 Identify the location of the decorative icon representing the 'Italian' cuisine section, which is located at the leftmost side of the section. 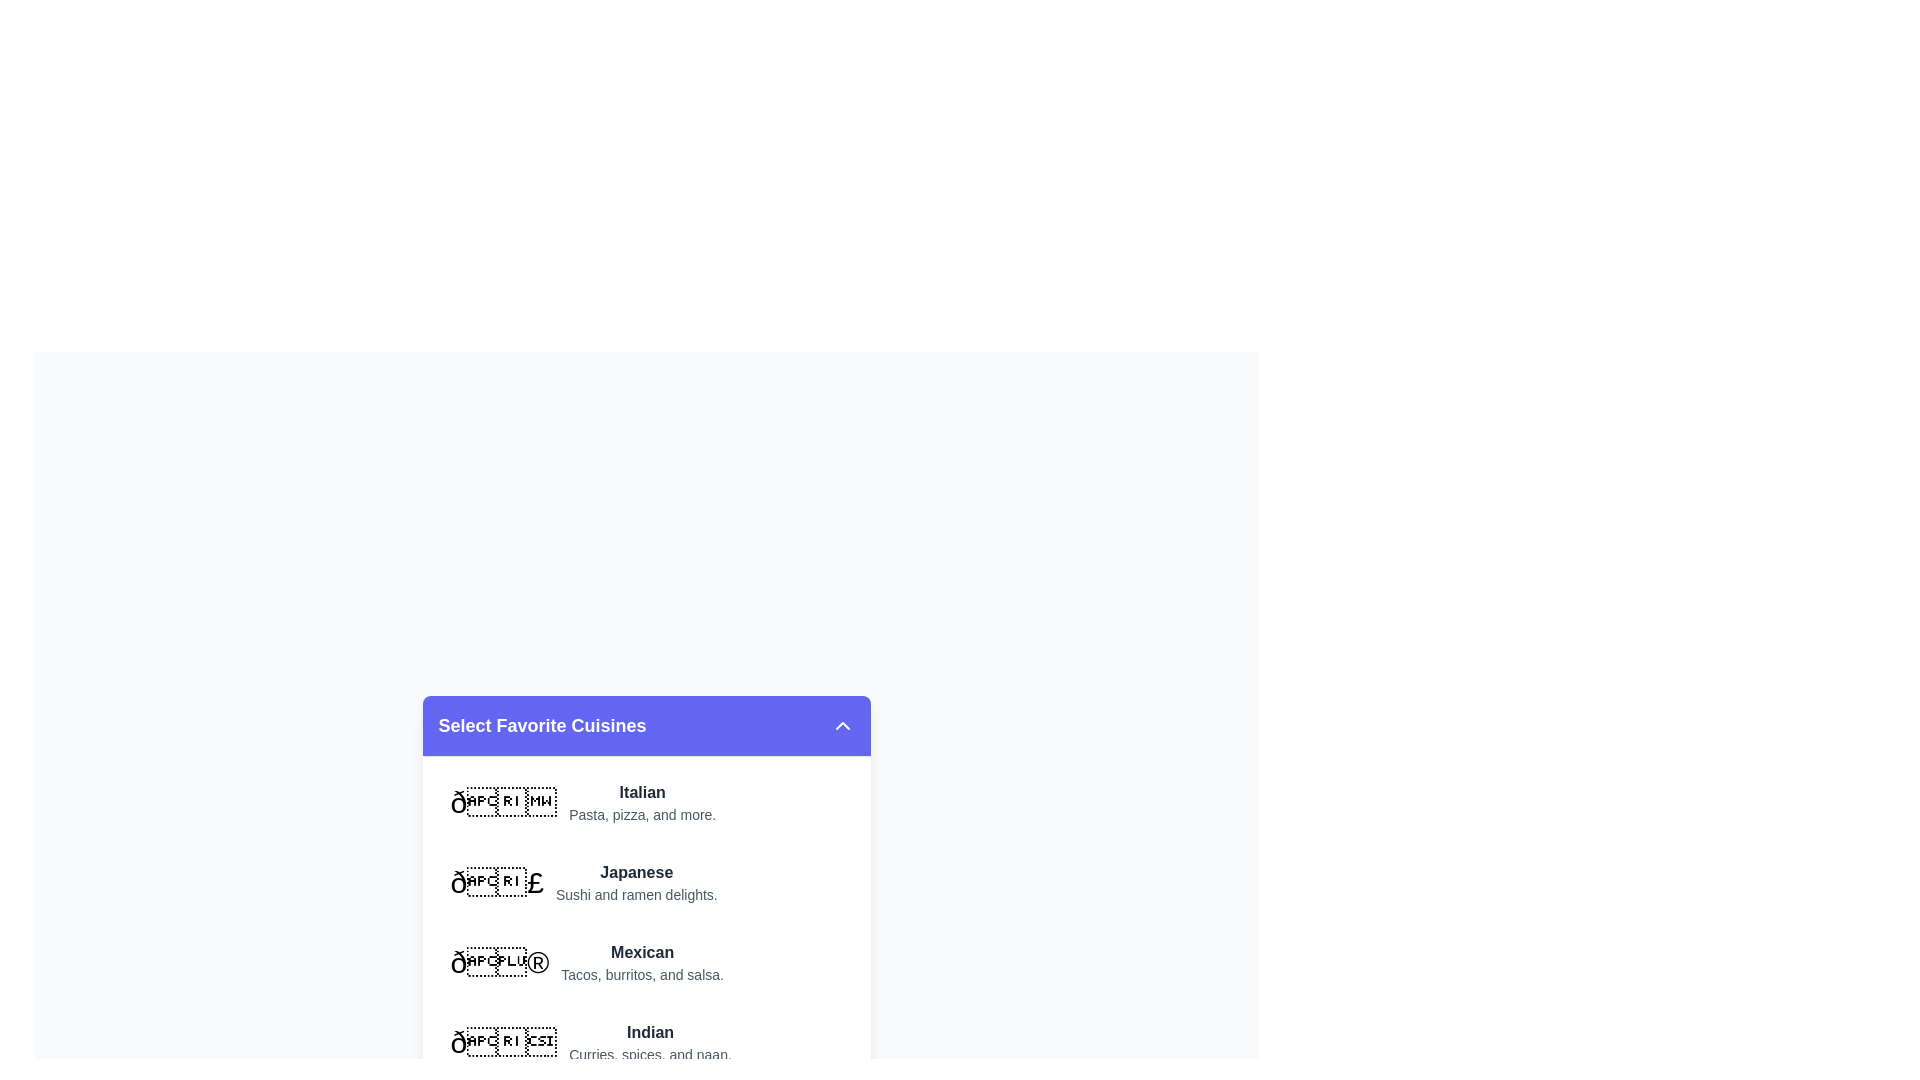
(503, 801).